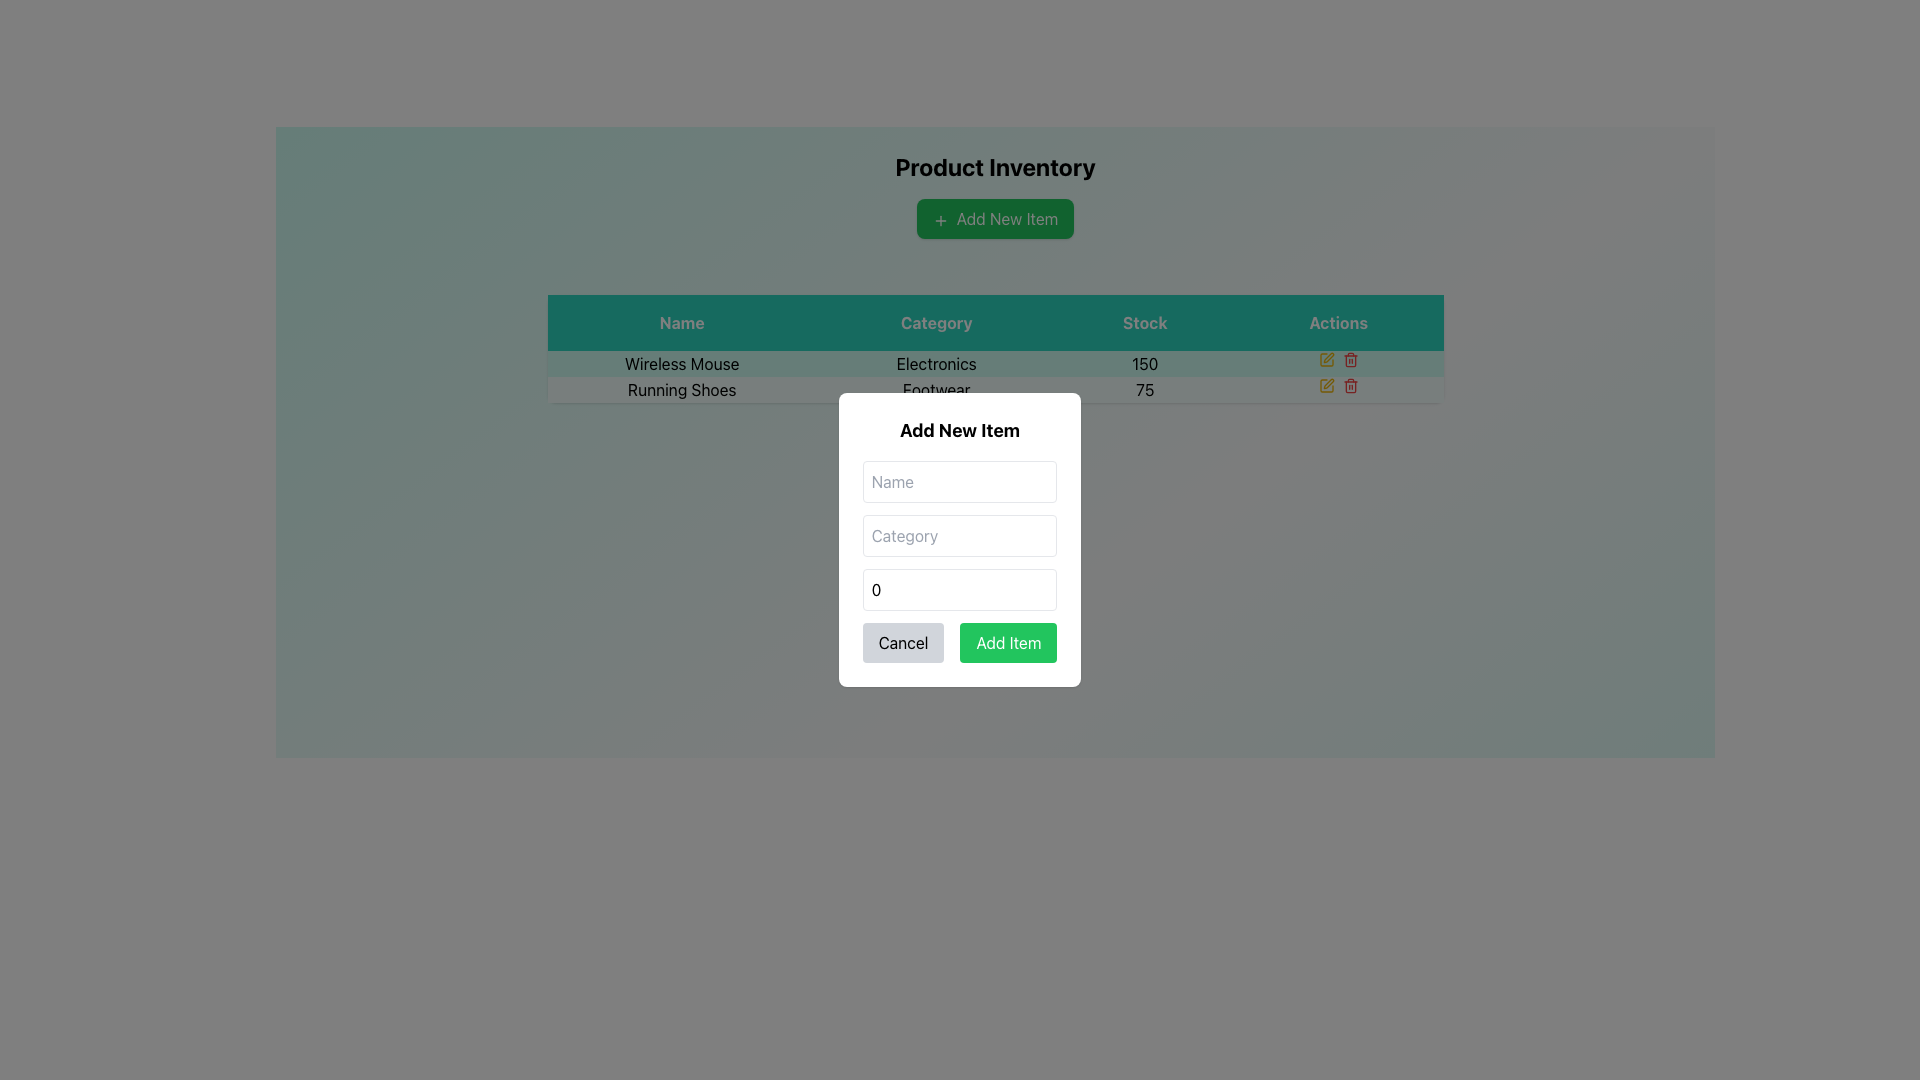  I want to click on the edit button (pen icon) in the Actions column for the first row of the data table corresponding to 'Wireless Mouse' to initiate an edit action, so click(1328, 357).